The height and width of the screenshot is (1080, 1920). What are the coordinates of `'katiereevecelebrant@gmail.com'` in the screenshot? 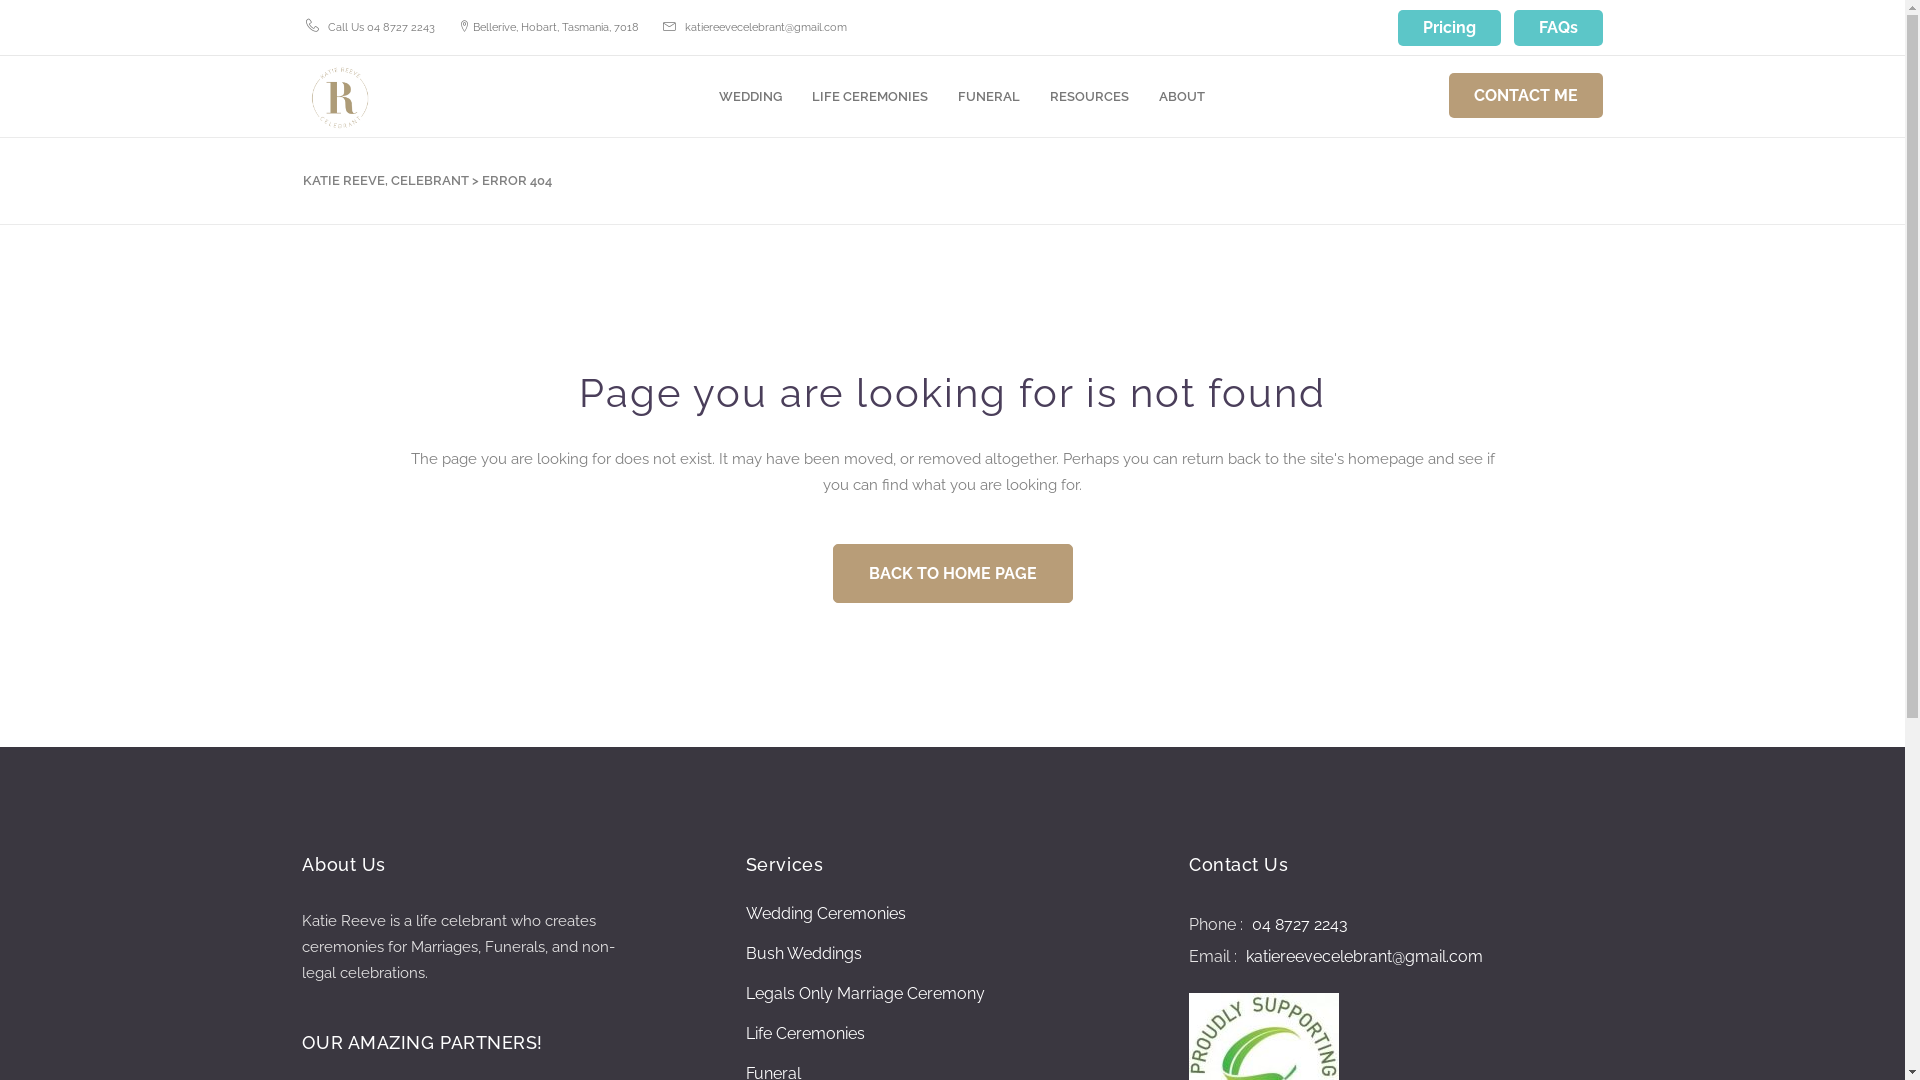 It's located at (1361, 955).